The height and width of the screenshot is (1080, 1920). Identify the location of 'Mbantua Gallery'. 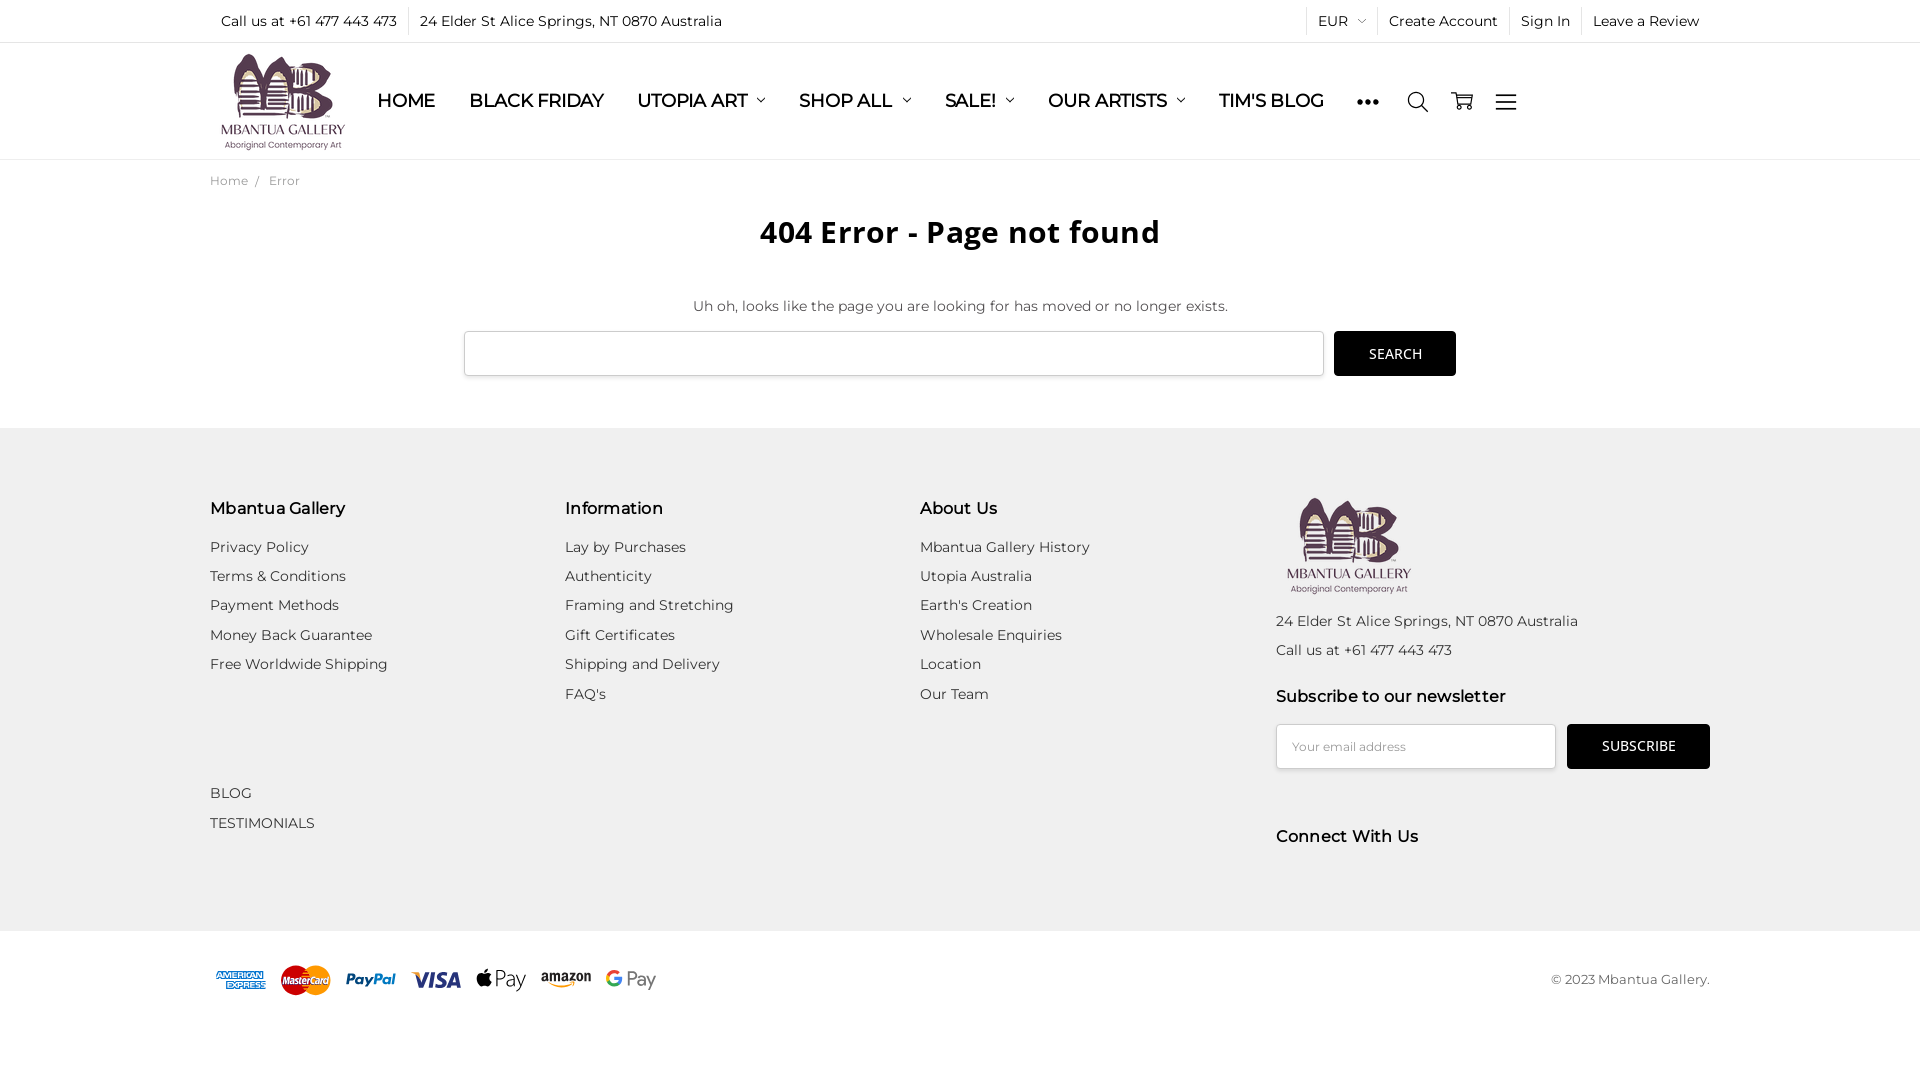
(282, 101).